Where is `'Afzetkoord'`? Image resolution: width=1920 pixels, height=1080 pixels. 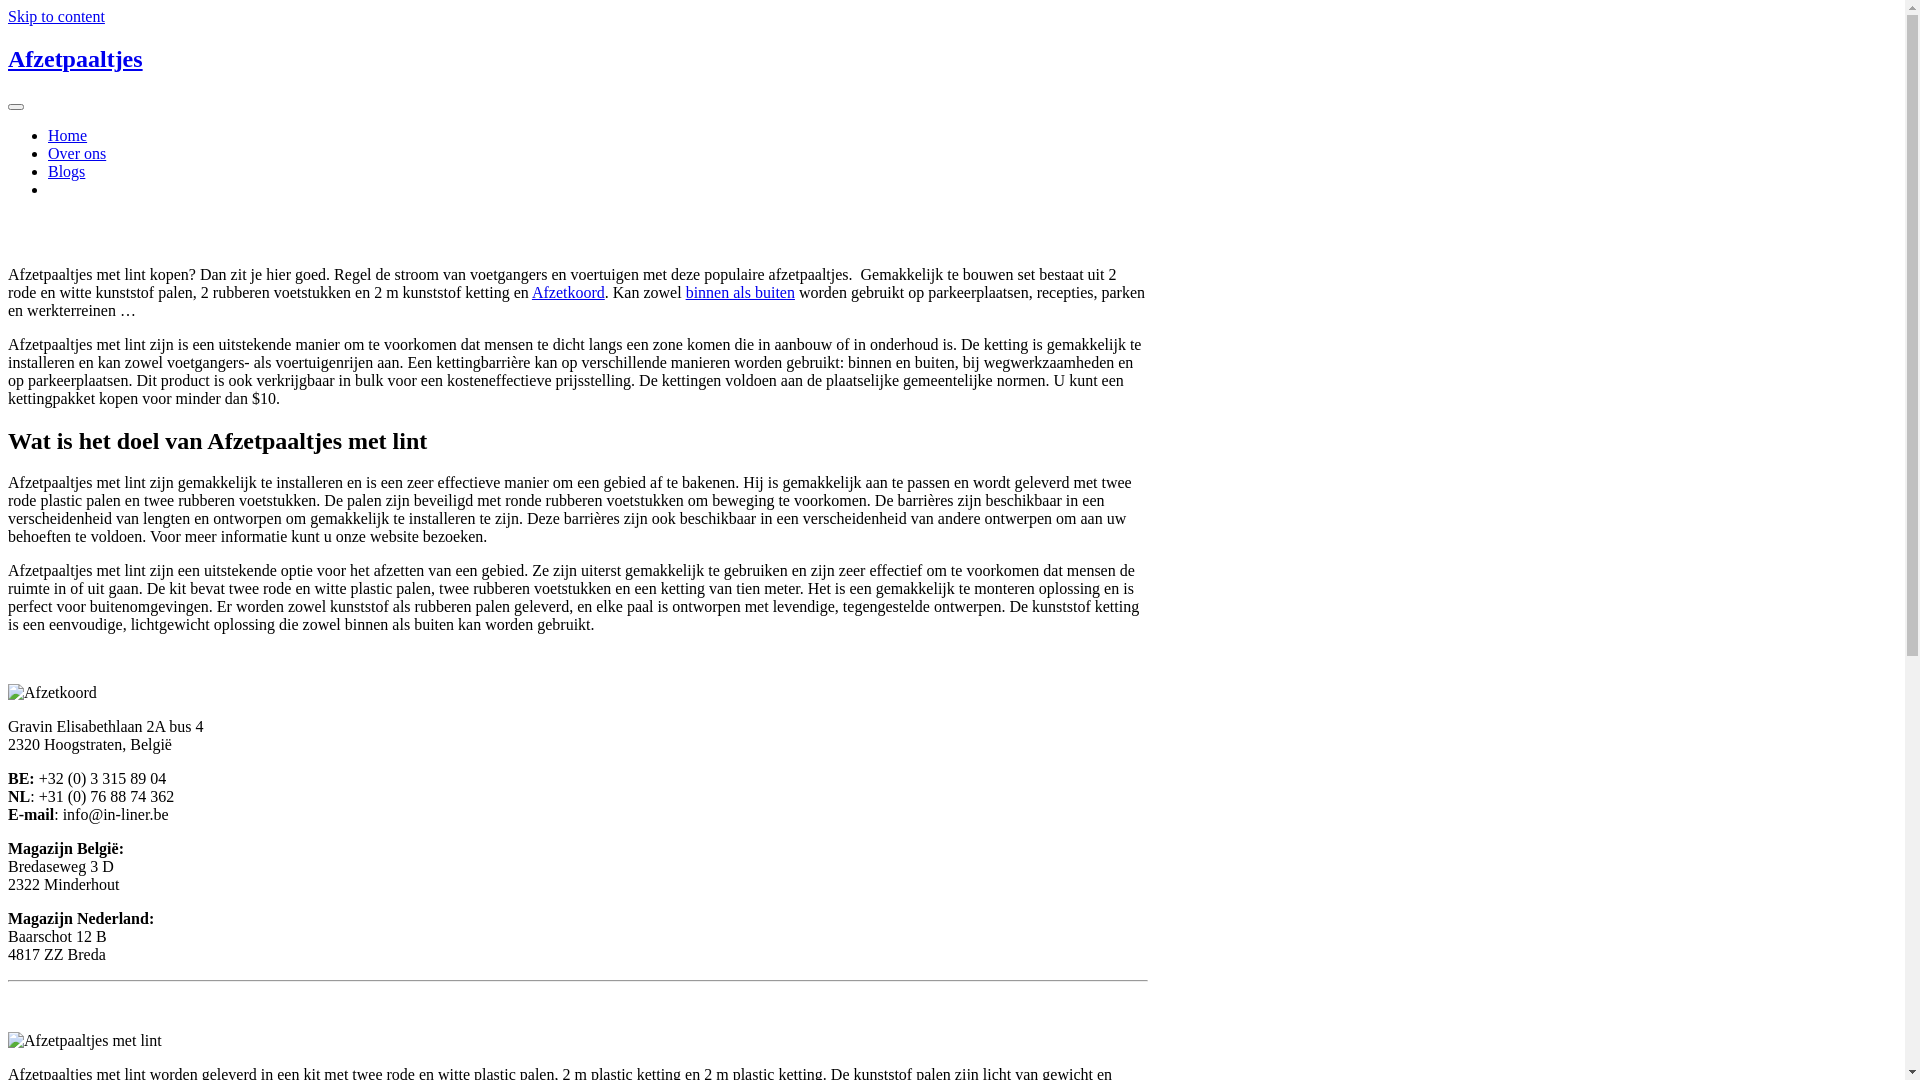
'Afzetkoord' is located at coordinates (532, 292).